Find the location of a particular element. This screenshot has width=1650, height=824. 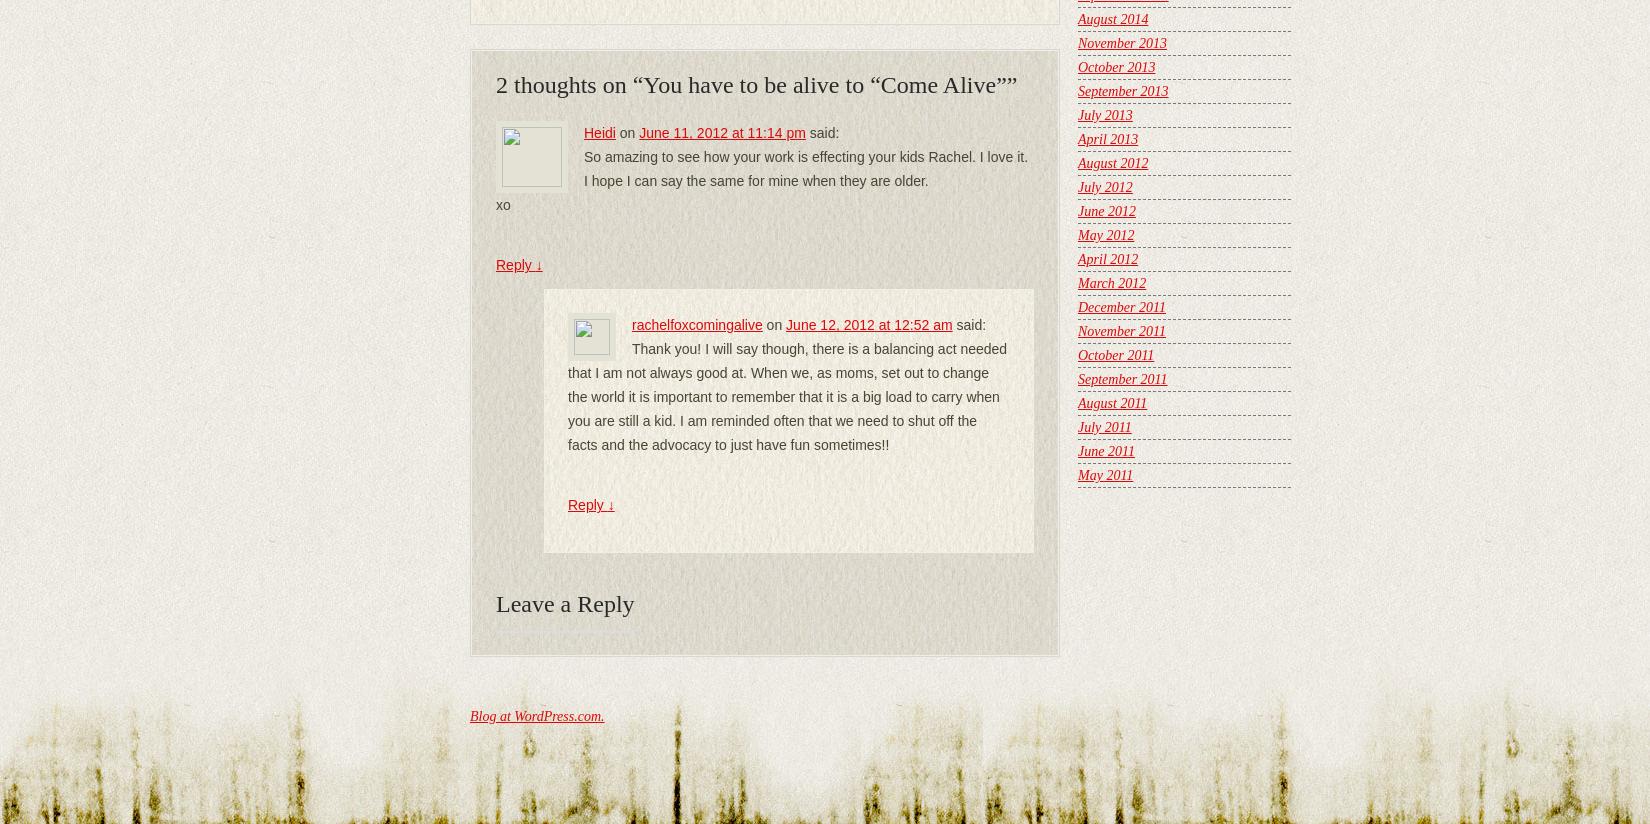

'Leave a Reply' is located at coordinates (563, 603).